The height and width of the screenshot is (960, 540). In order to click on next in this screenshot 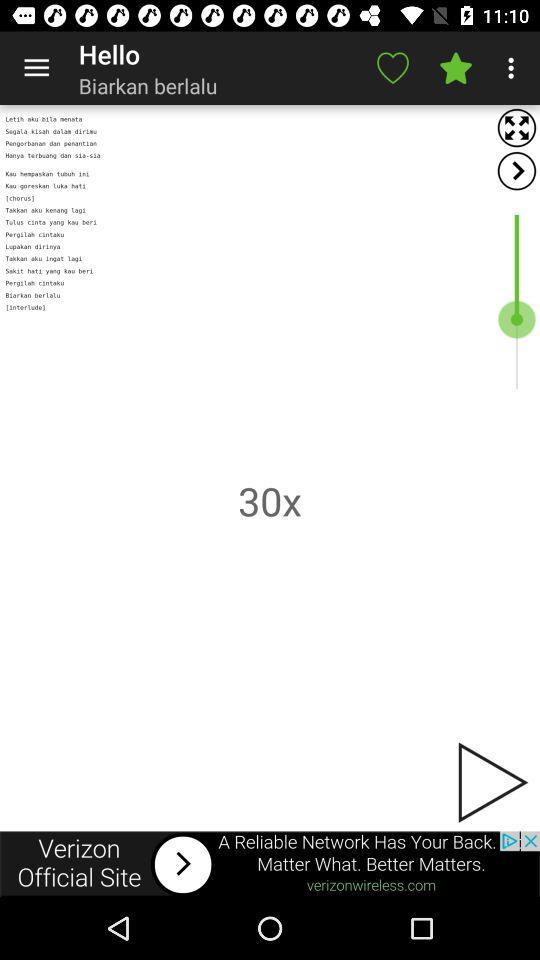, I will do `click(516, 170)`.